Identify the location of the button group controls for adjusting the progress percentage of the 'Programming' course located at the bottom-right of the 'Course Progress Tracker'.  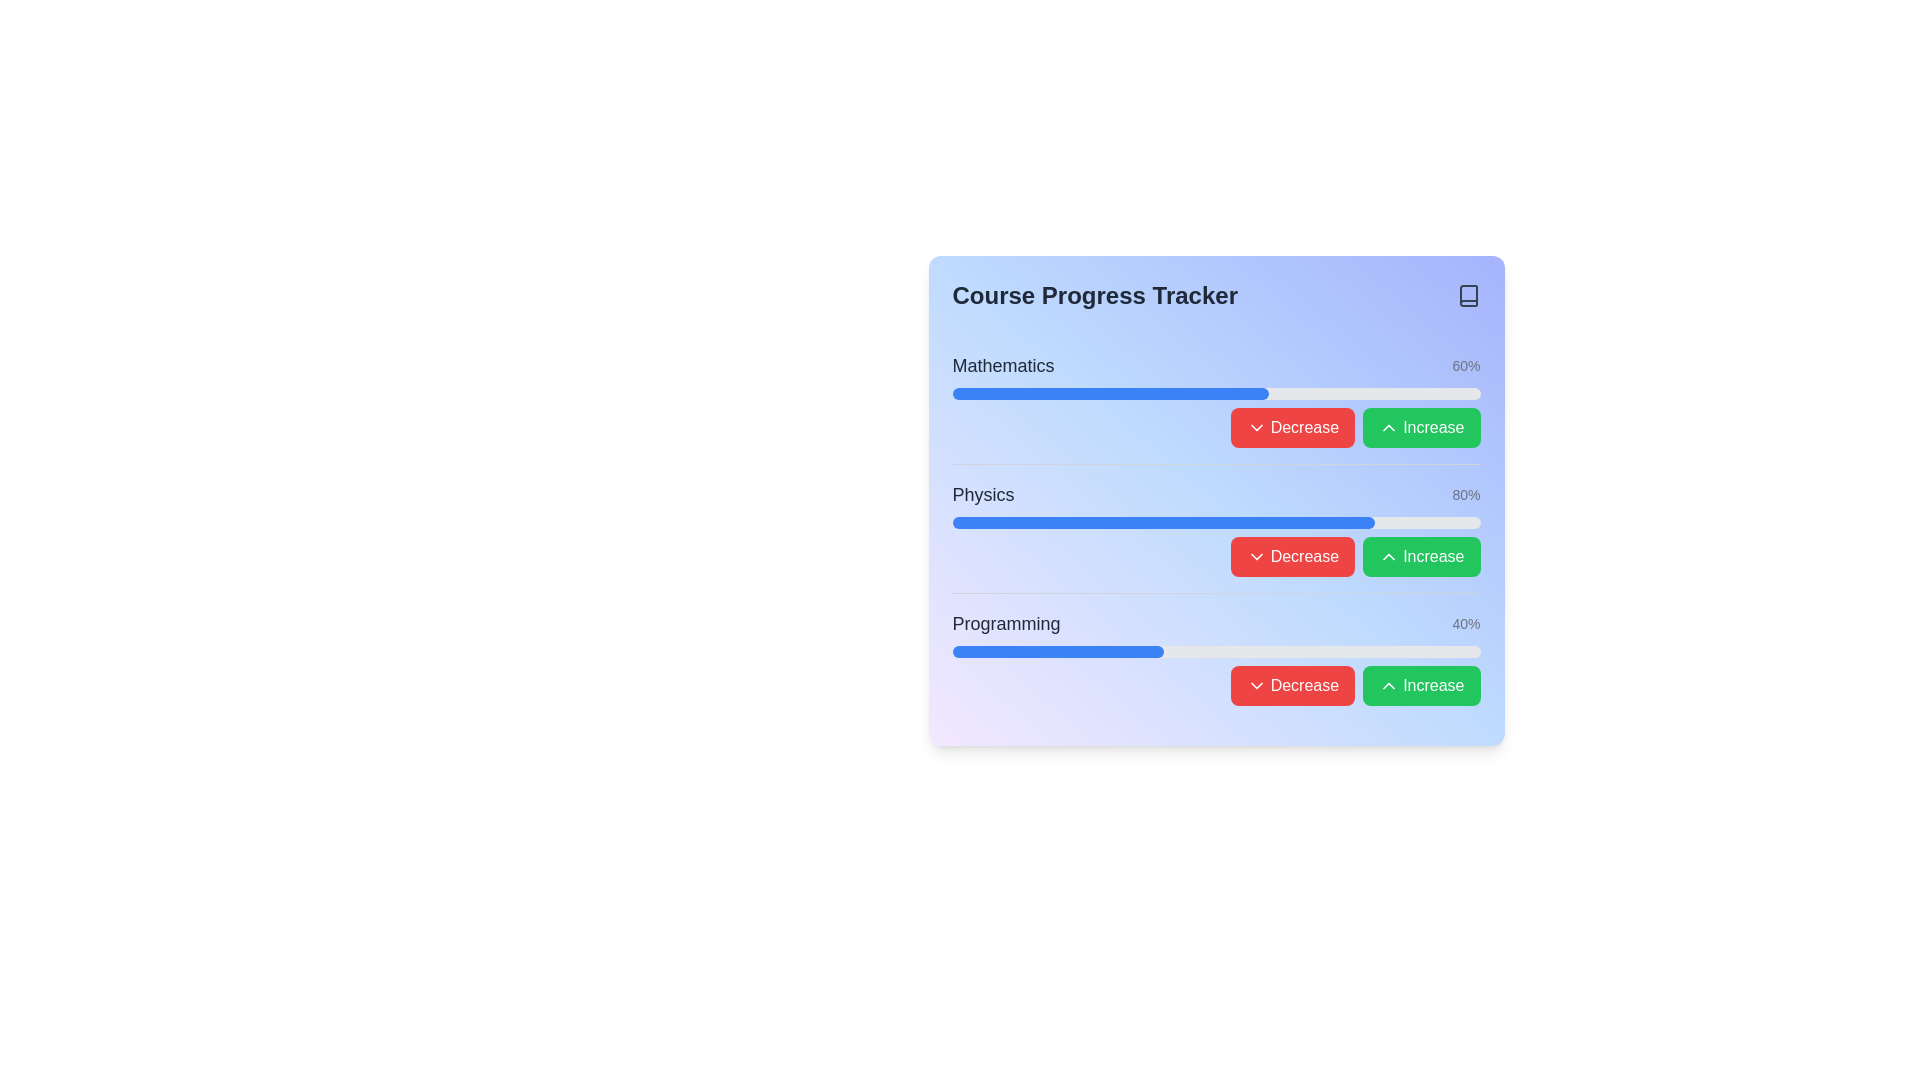
(1215, 685).